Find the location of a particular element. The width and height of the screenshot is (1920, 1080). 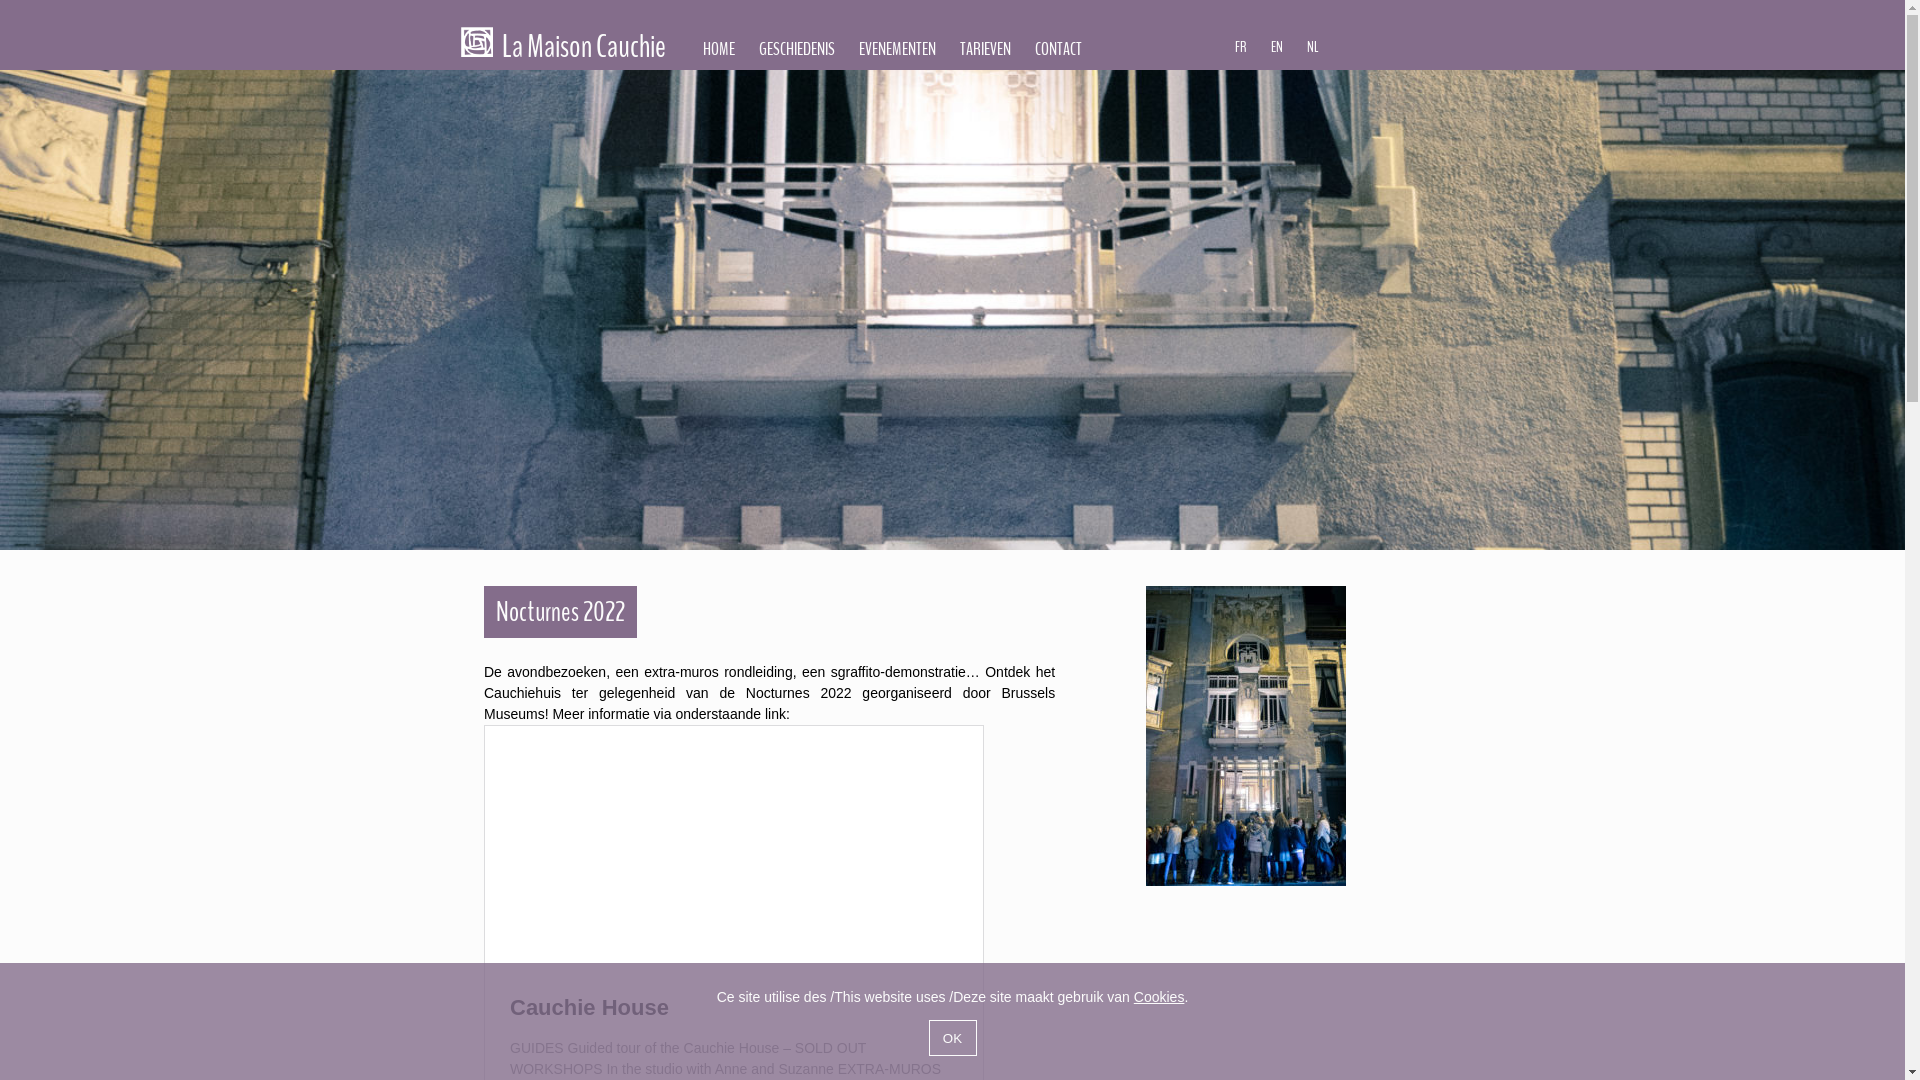

'CONTACT' is located at coordinates (1057, 48).